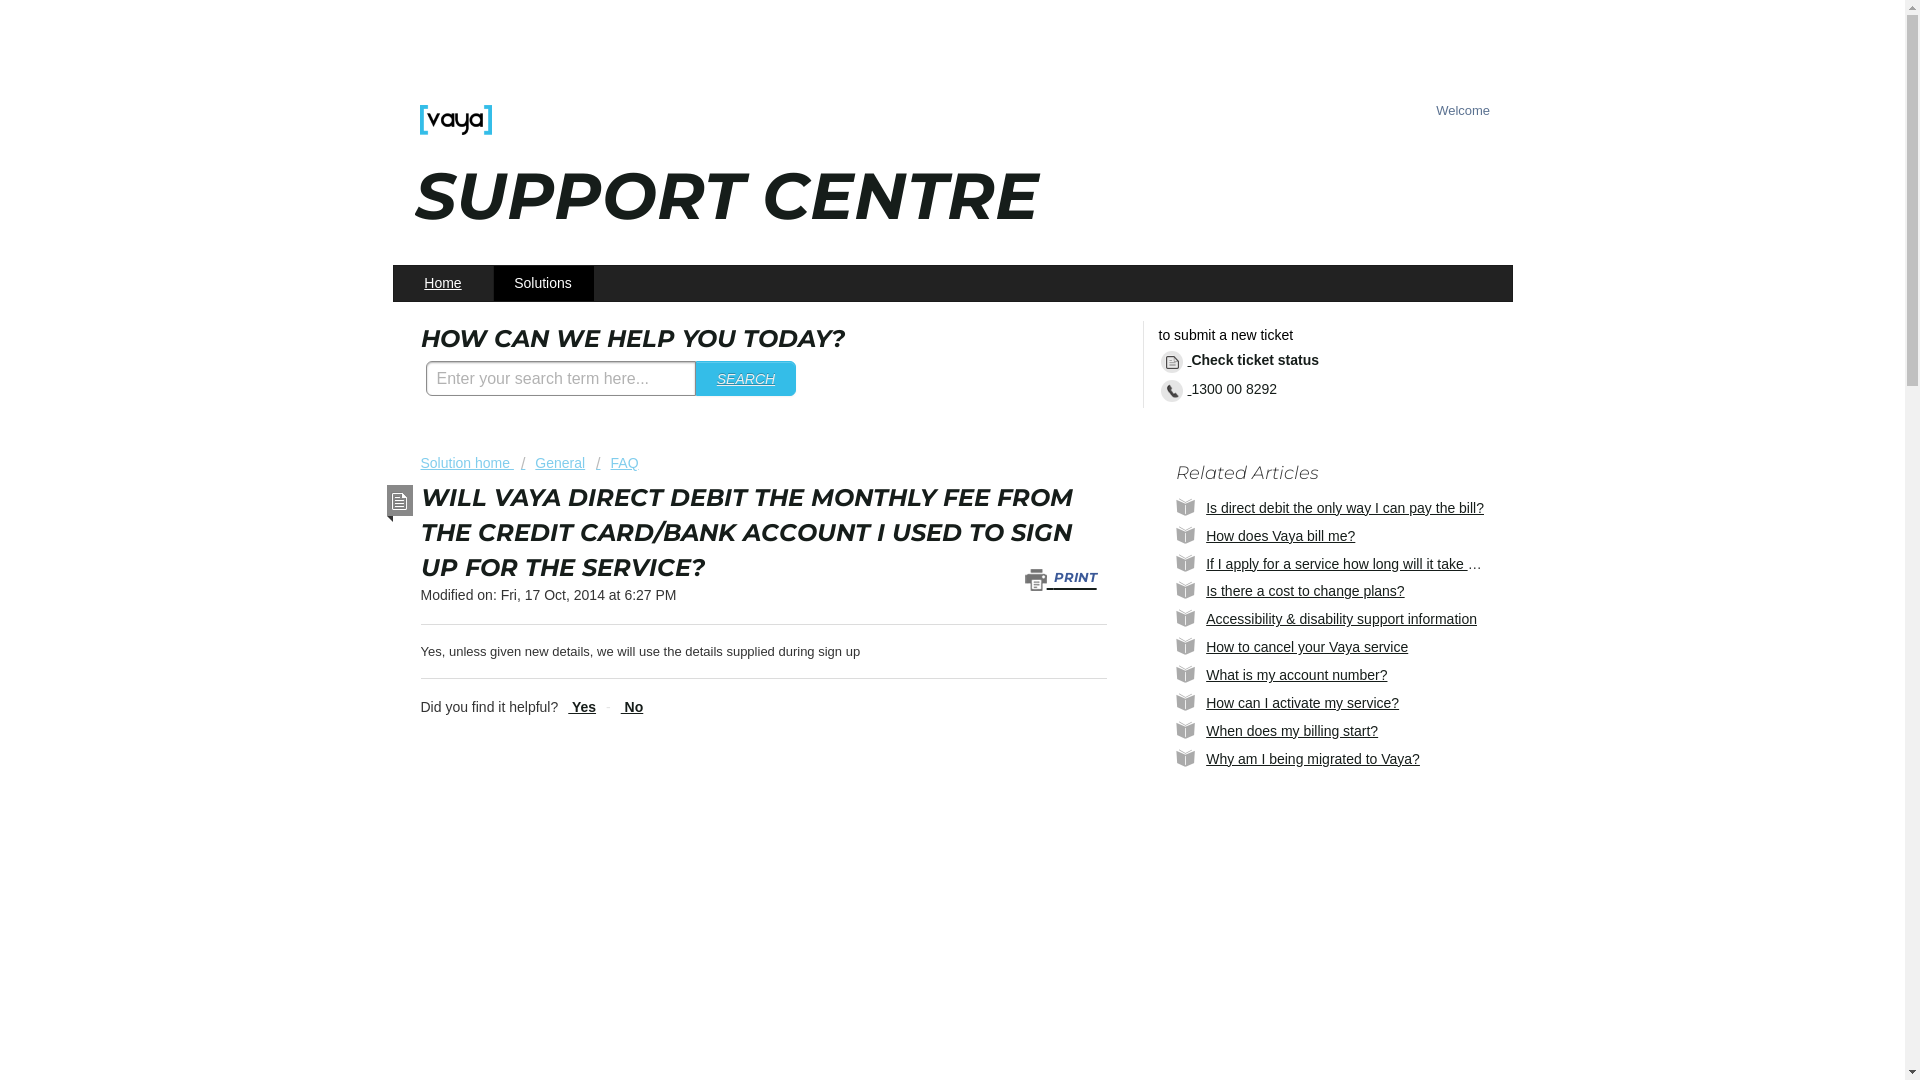  I want to click on 'FAQ', so click(594, 462).